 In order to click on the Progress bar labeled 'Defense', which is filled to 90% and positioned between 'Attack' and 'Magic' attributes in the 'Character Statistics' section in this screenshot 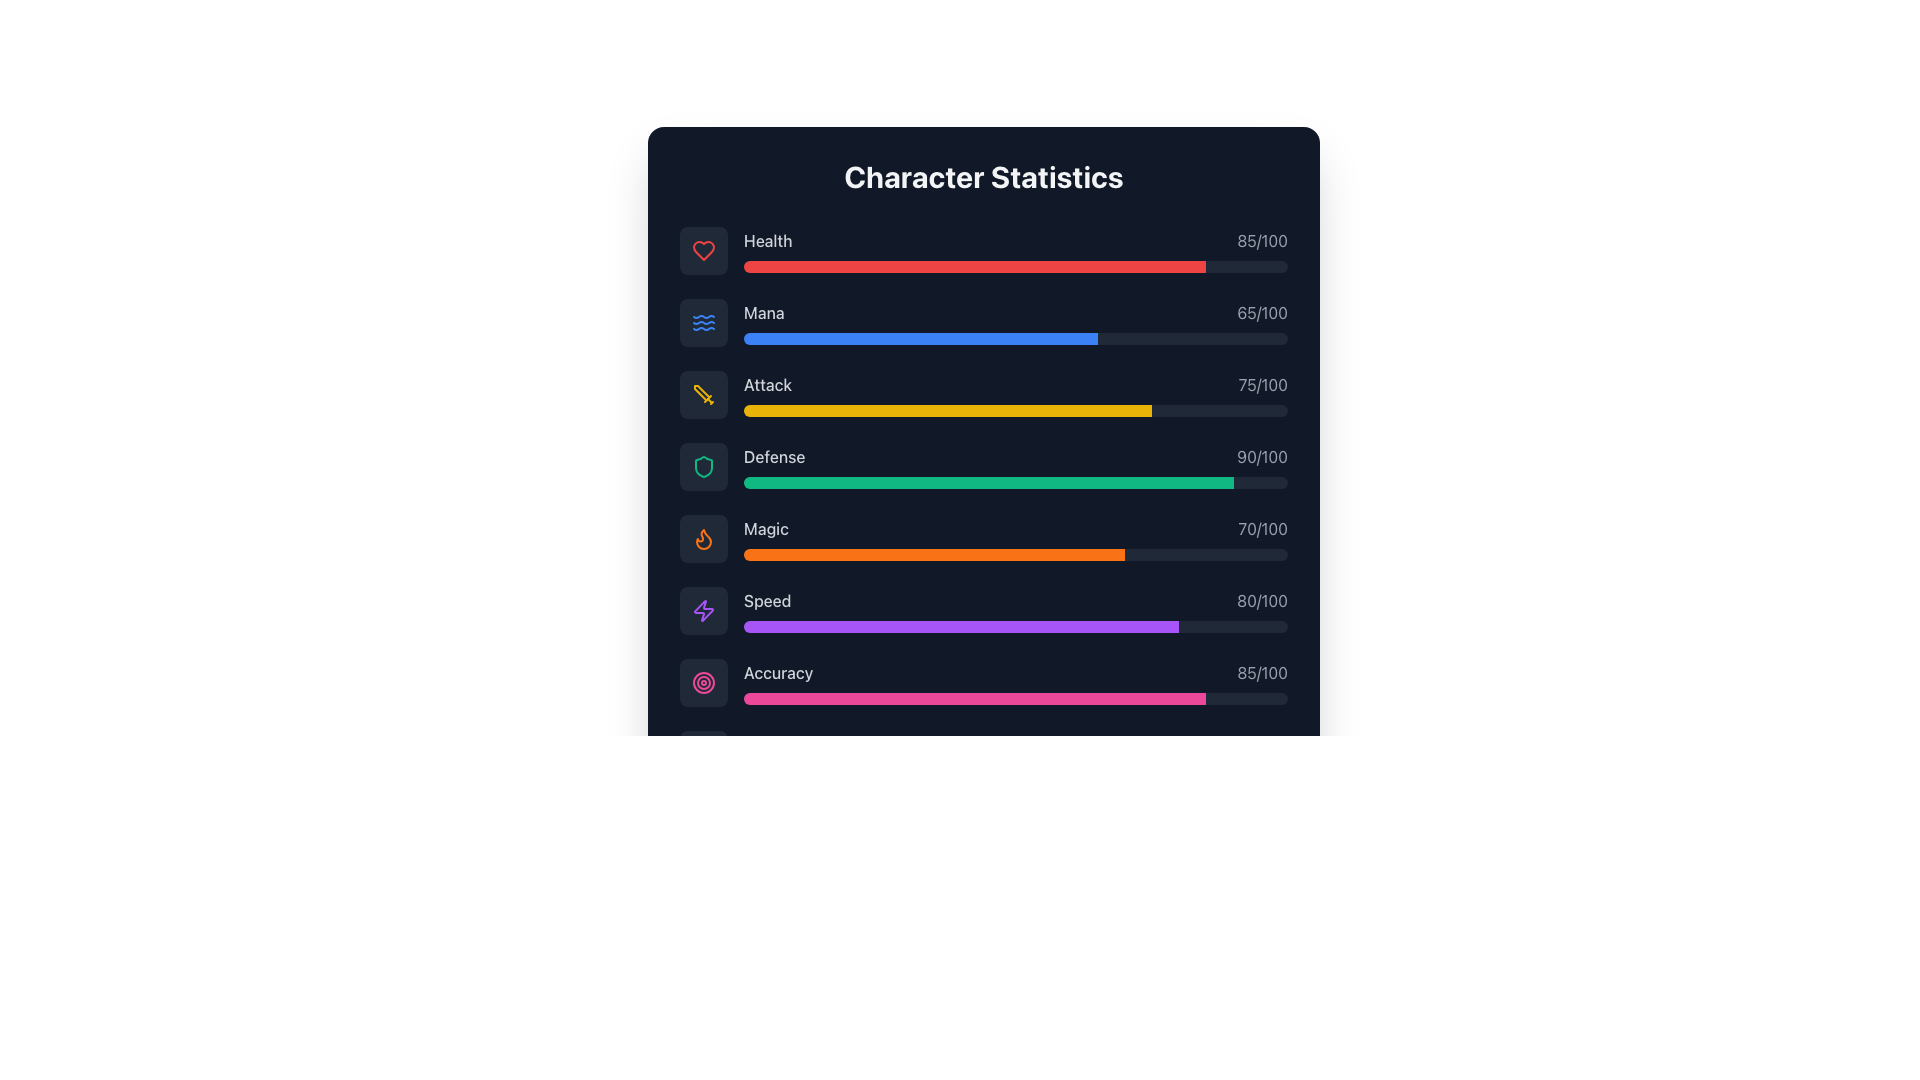, I will do `click(983, 466)`.